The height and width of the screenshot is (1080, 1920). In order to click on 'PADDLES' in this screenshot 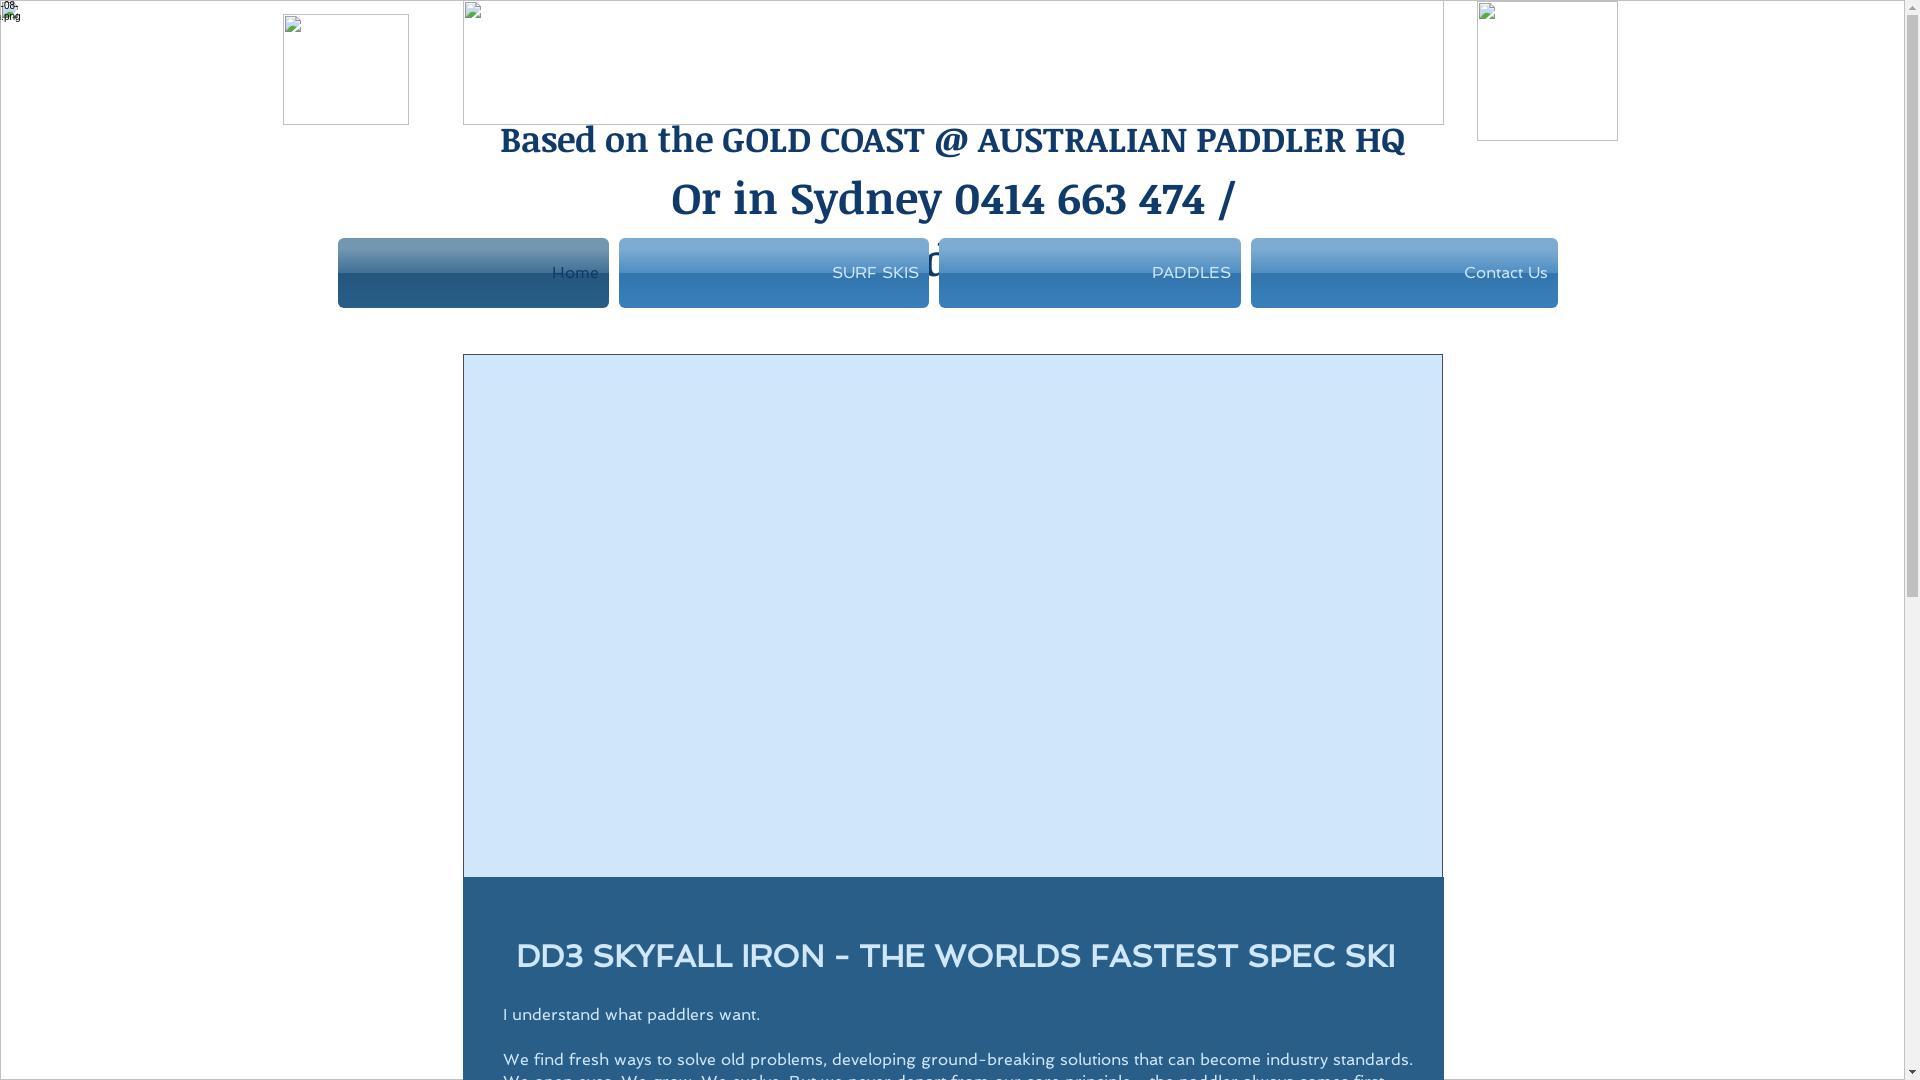, I will do `click(1088, 273)`.